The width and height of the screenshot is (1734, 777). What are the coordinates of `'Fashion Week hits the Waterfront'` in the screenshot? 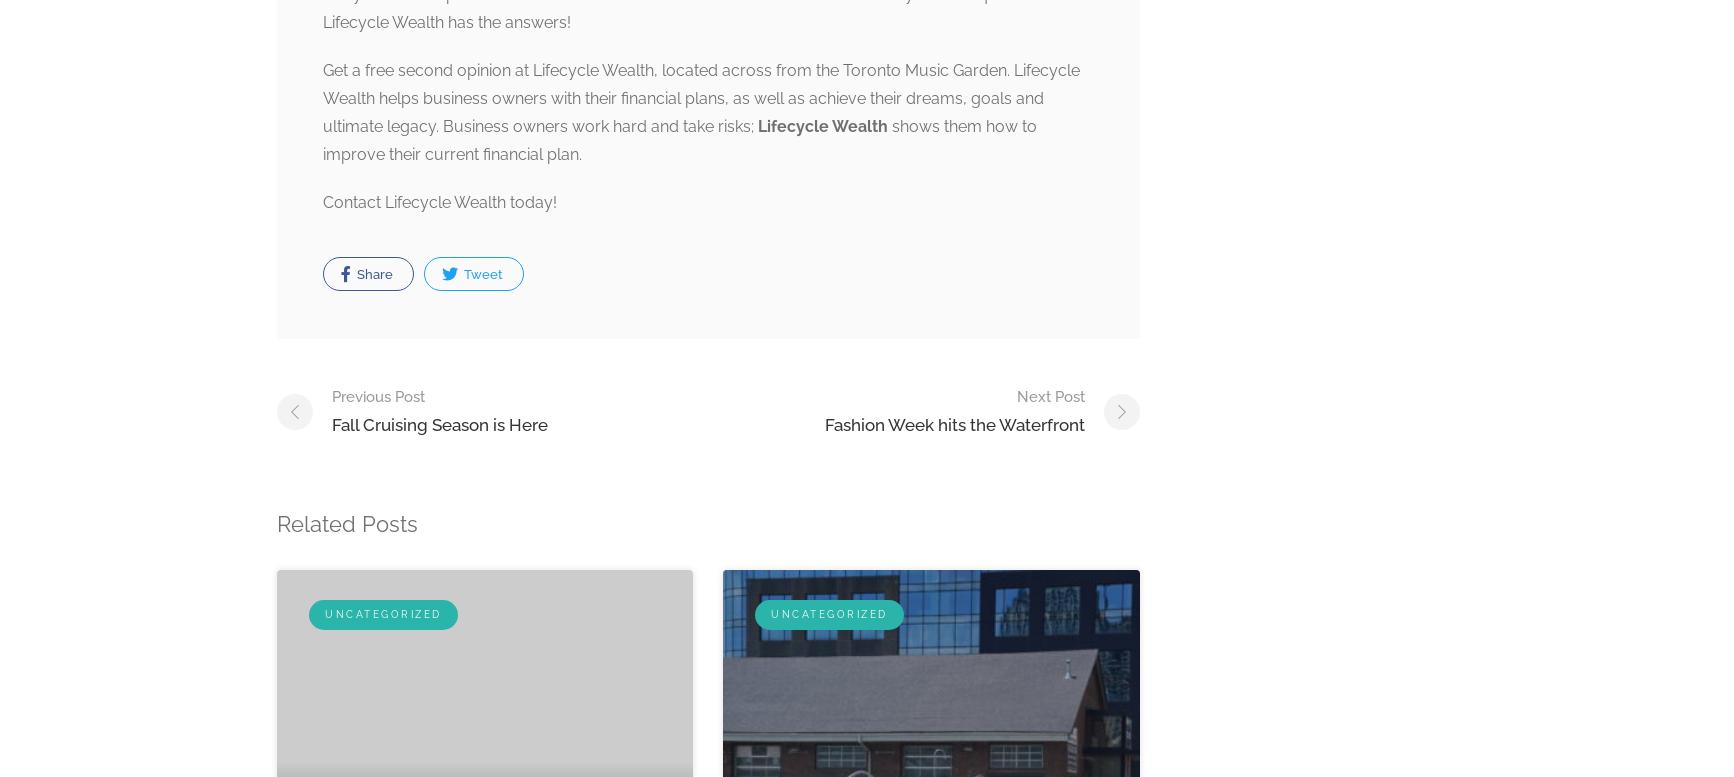 It's located at (954, 424).